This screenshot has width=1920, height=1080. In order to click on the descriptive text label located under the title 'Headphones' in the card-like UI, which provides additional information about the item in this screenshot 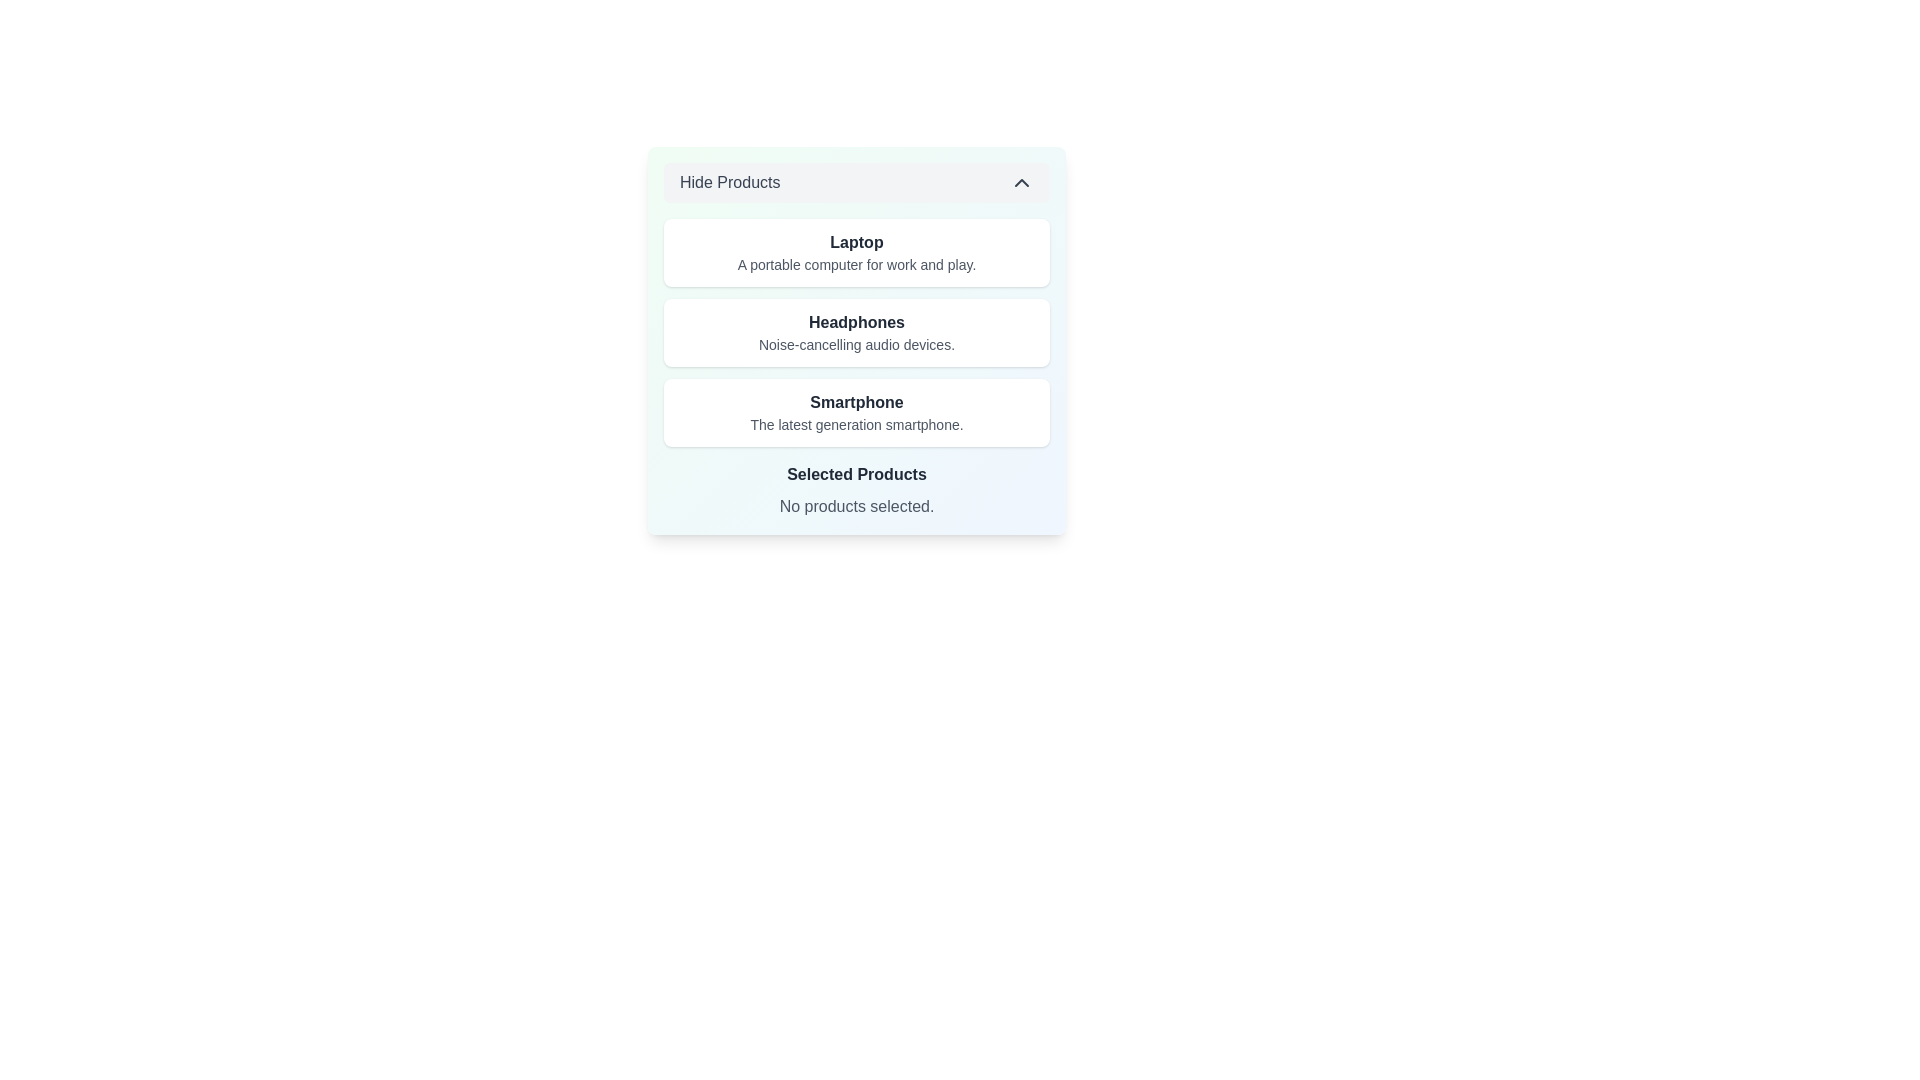, I will do `click(857, 343)`.